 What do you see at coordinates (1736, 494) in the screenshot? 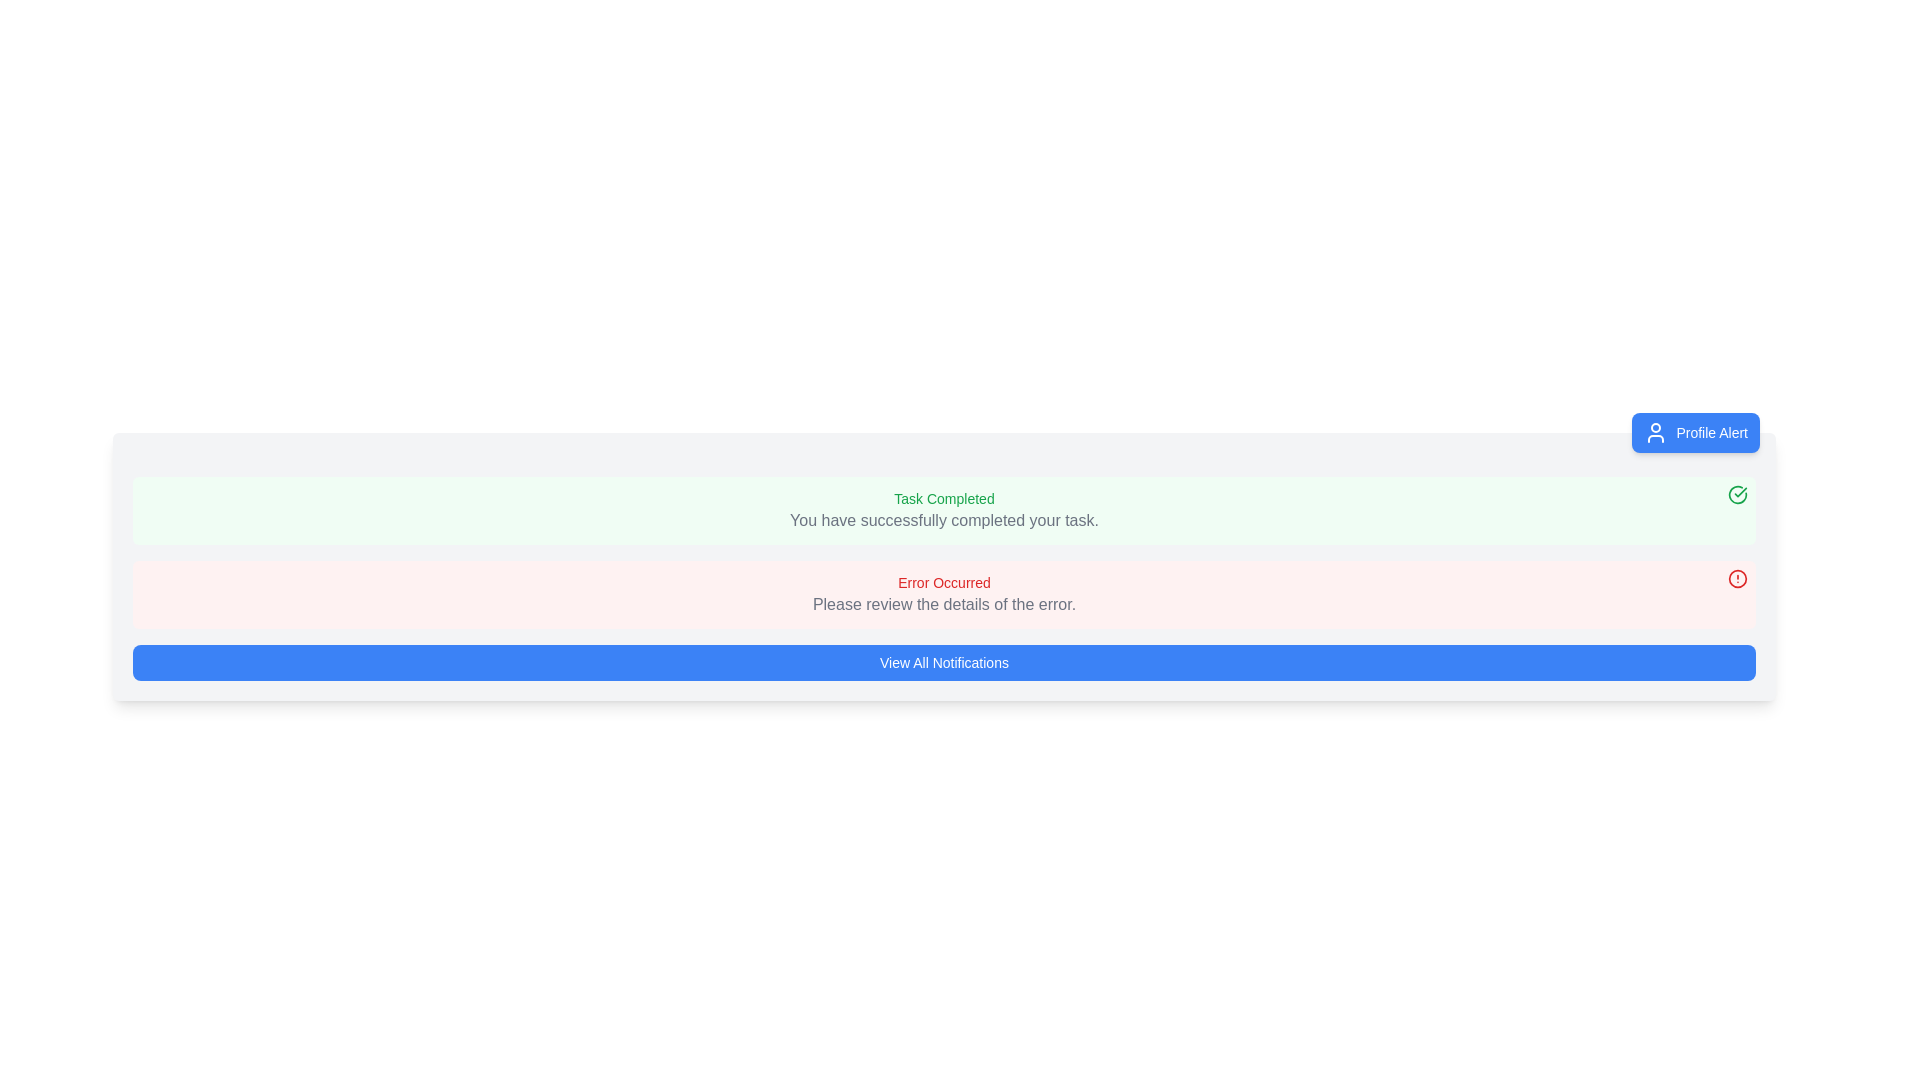
I see `the green circular icon featuring a checkmark located in the upper-right corner of the notification card that states 'Task Completed'` at bounding box center [1736, 494].